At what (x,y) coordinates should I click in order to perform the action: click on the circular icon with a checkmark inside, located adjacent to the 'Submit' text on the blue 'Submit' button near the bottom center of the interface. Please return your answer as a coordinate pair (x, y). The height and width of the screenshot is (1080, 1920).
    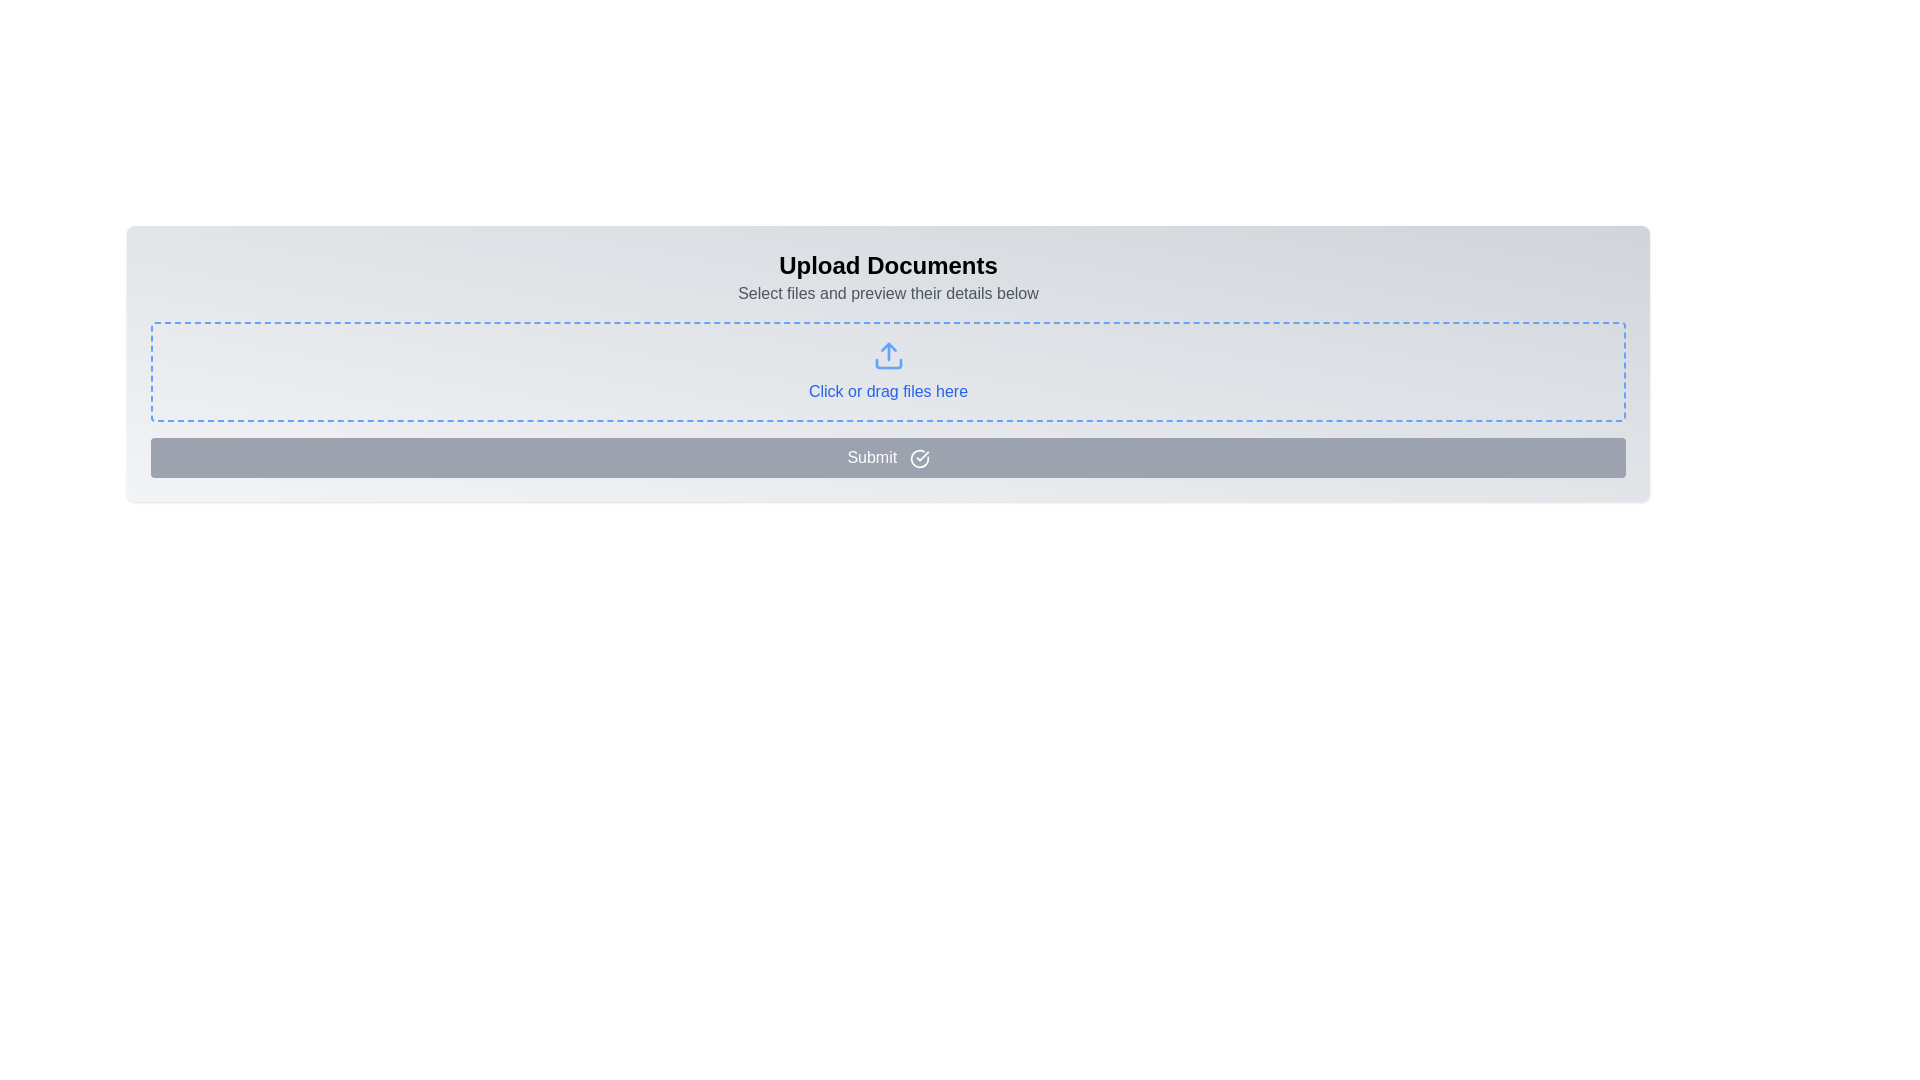
    Looking at the image, I should click on (918, 458).